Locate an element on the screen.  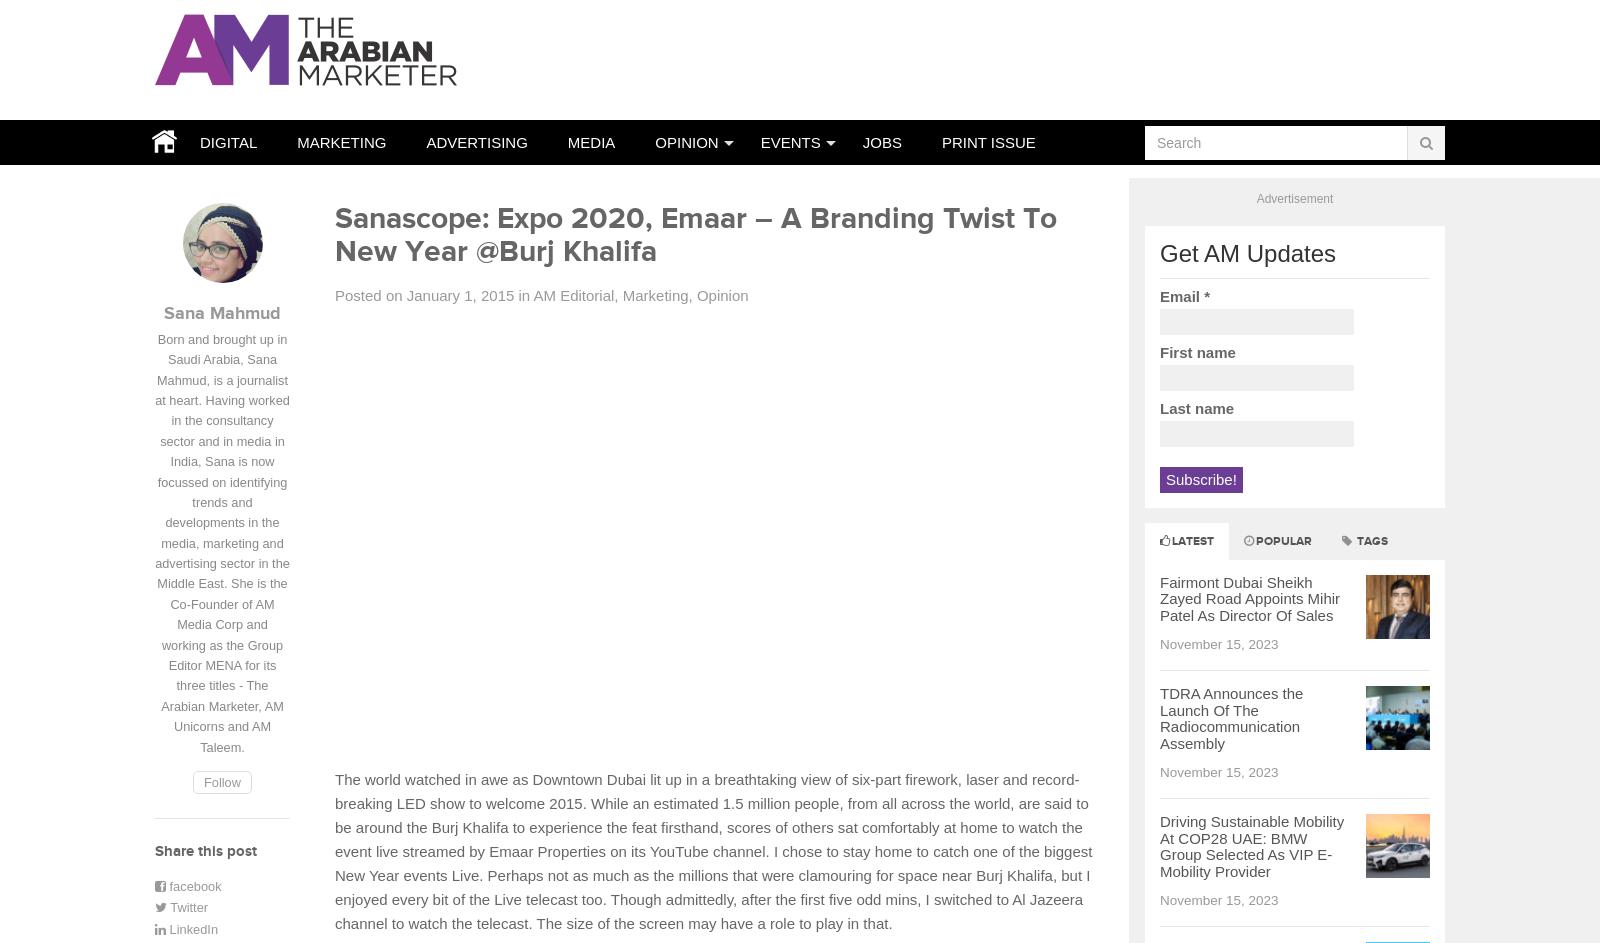
'Posted on January 1, 2015' is located at coordinates (423, 294).